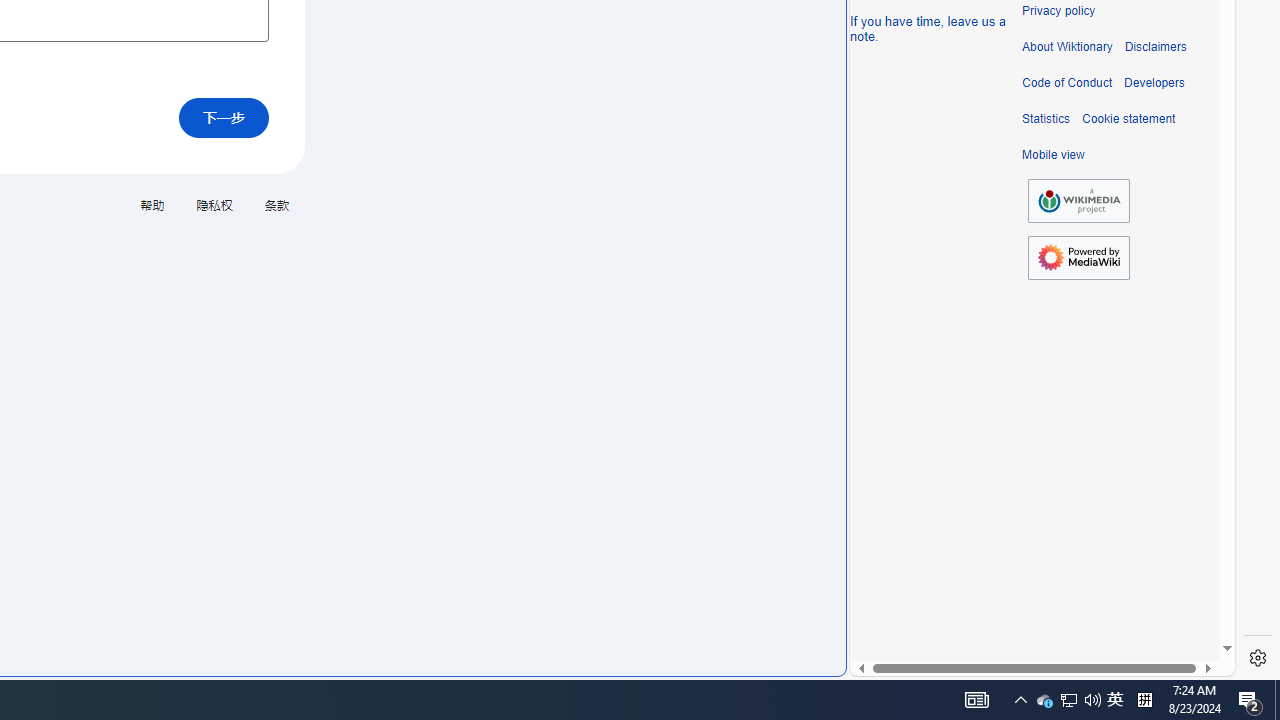 The image size is (1280, 720). I want to click on 'Statistics', so click(1045, 119).